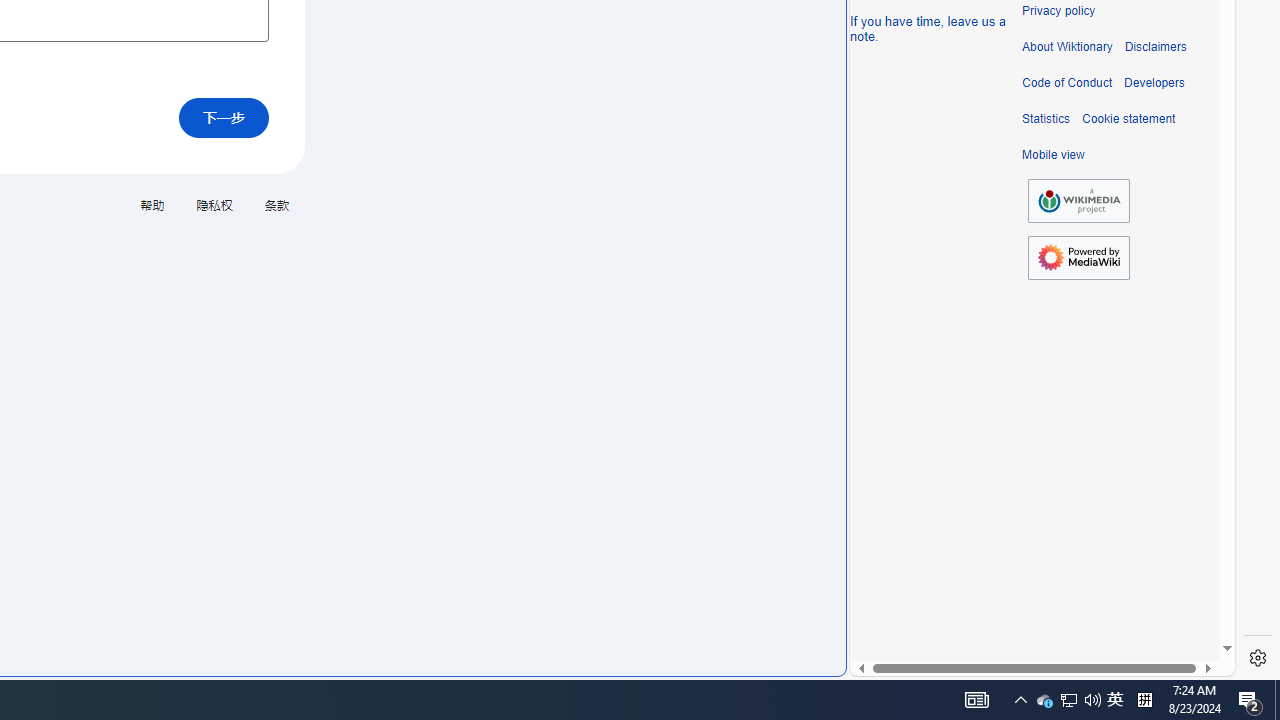 The image size is (1280, 720). I want to click on 'Statistics', so click(1045, 119).